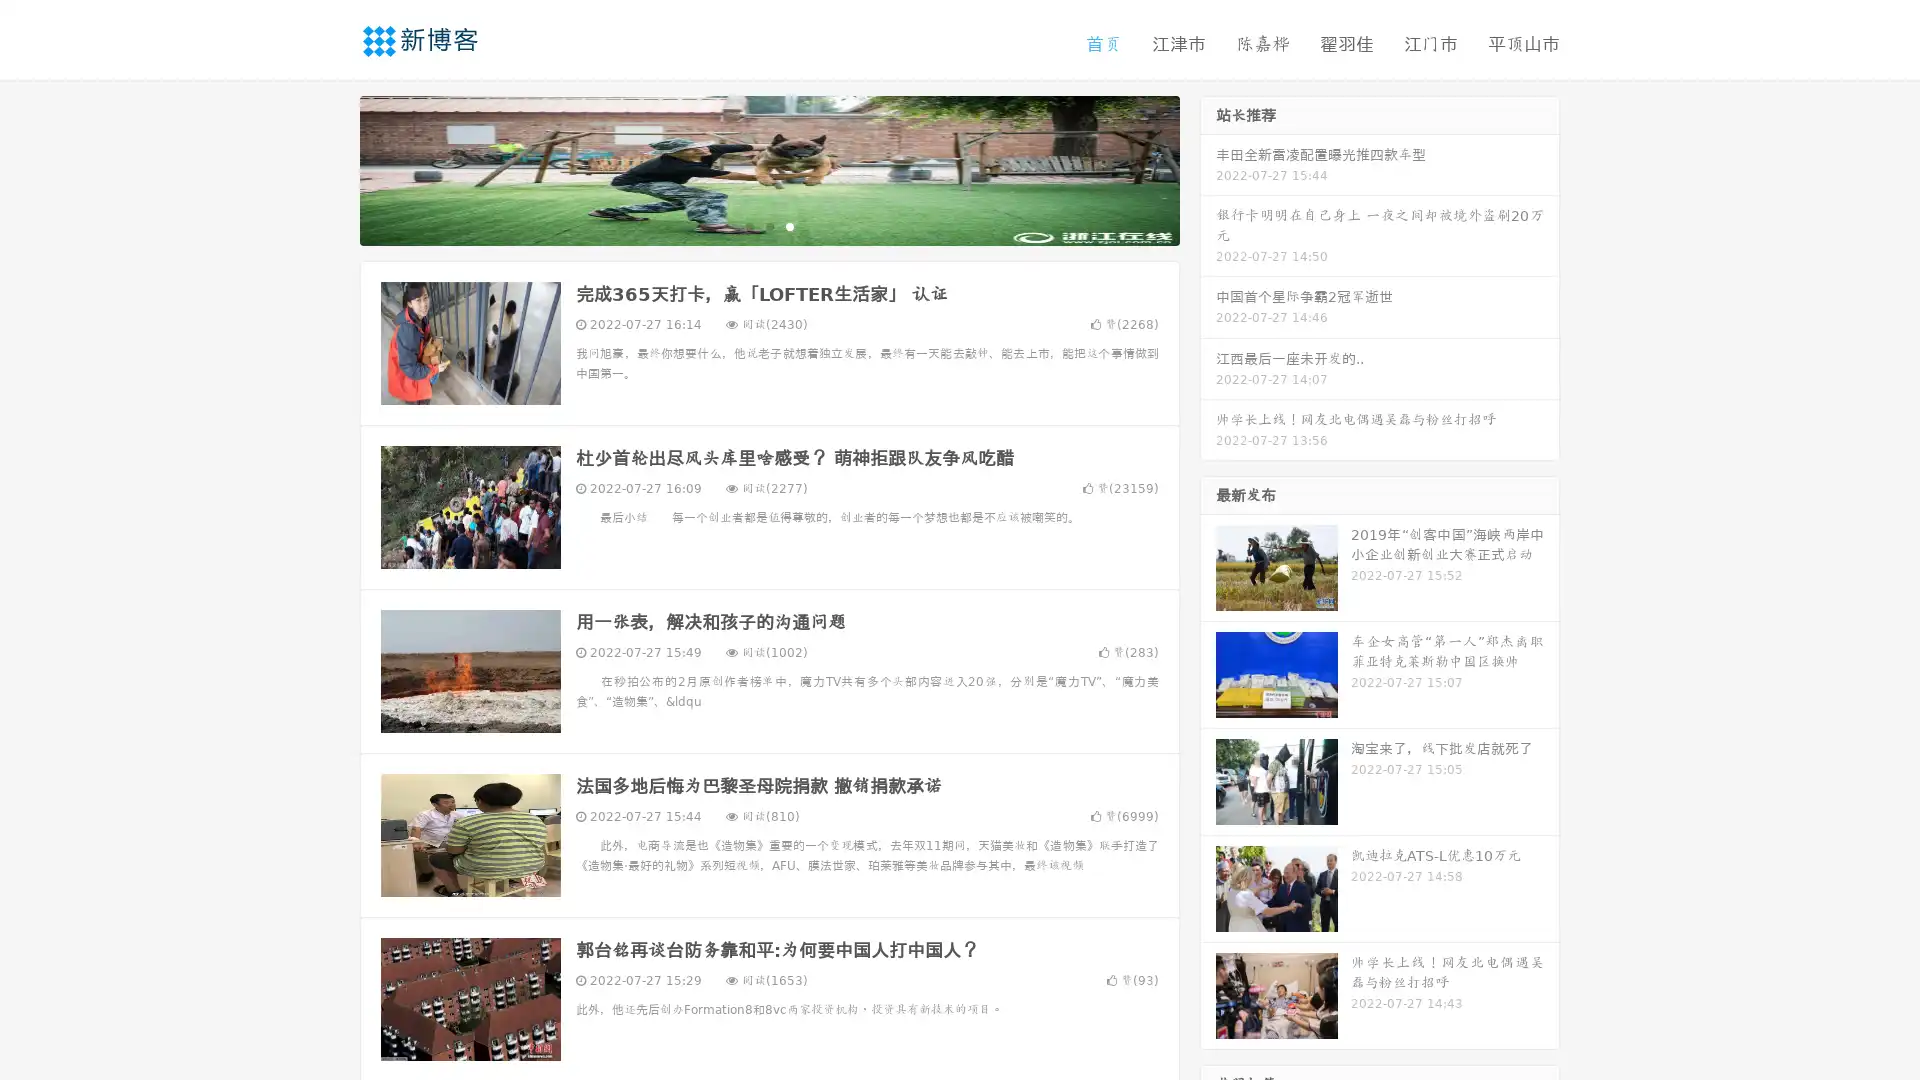 This screenshot has width=1920, height=1080. What do you see at coordinates (768, 225) in the screenshot?
I see `Go to slide 2` at bounding box center [768, 225].